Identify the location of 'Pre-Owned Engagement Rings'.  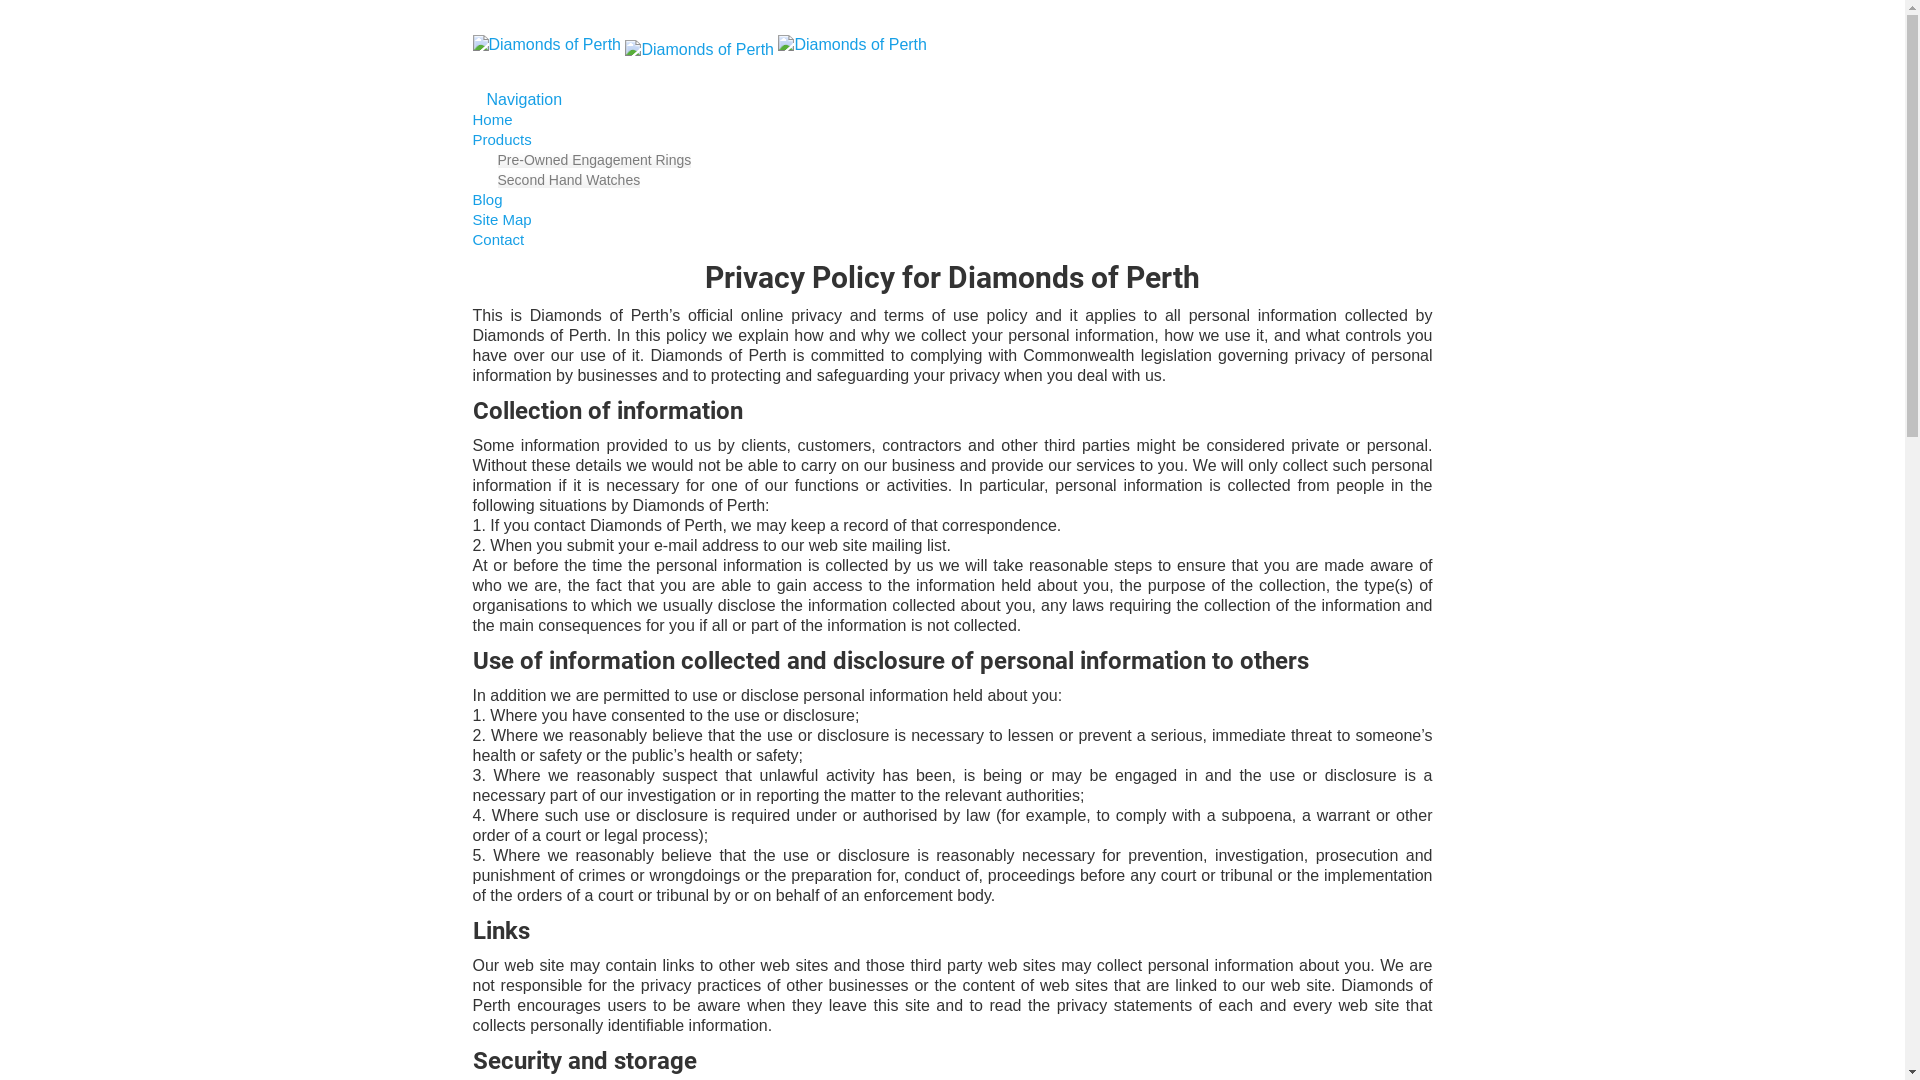
(594, 158).